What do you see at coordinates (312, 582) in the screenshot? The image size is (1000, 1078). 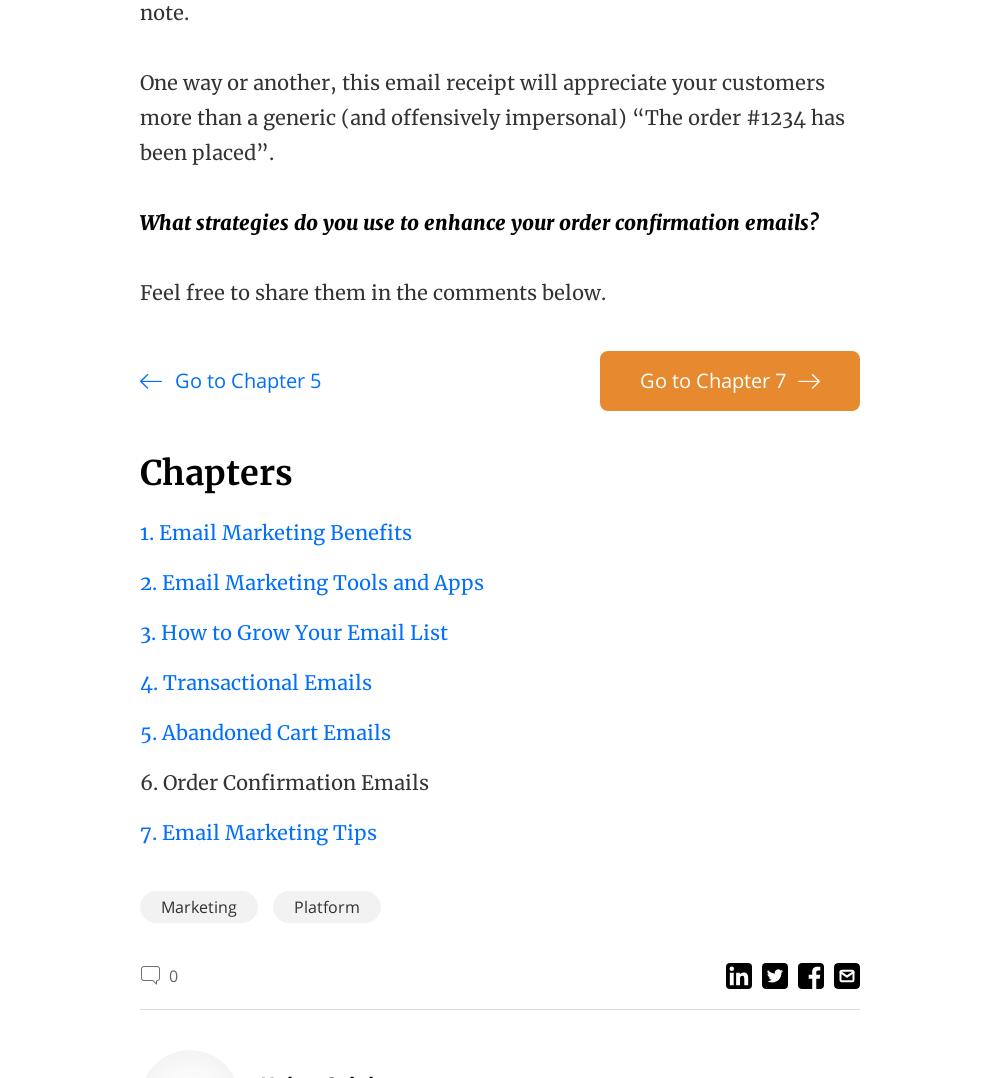 I see `'2. Email Marketing Tools and Apps'` at bounding box center [312, 582].